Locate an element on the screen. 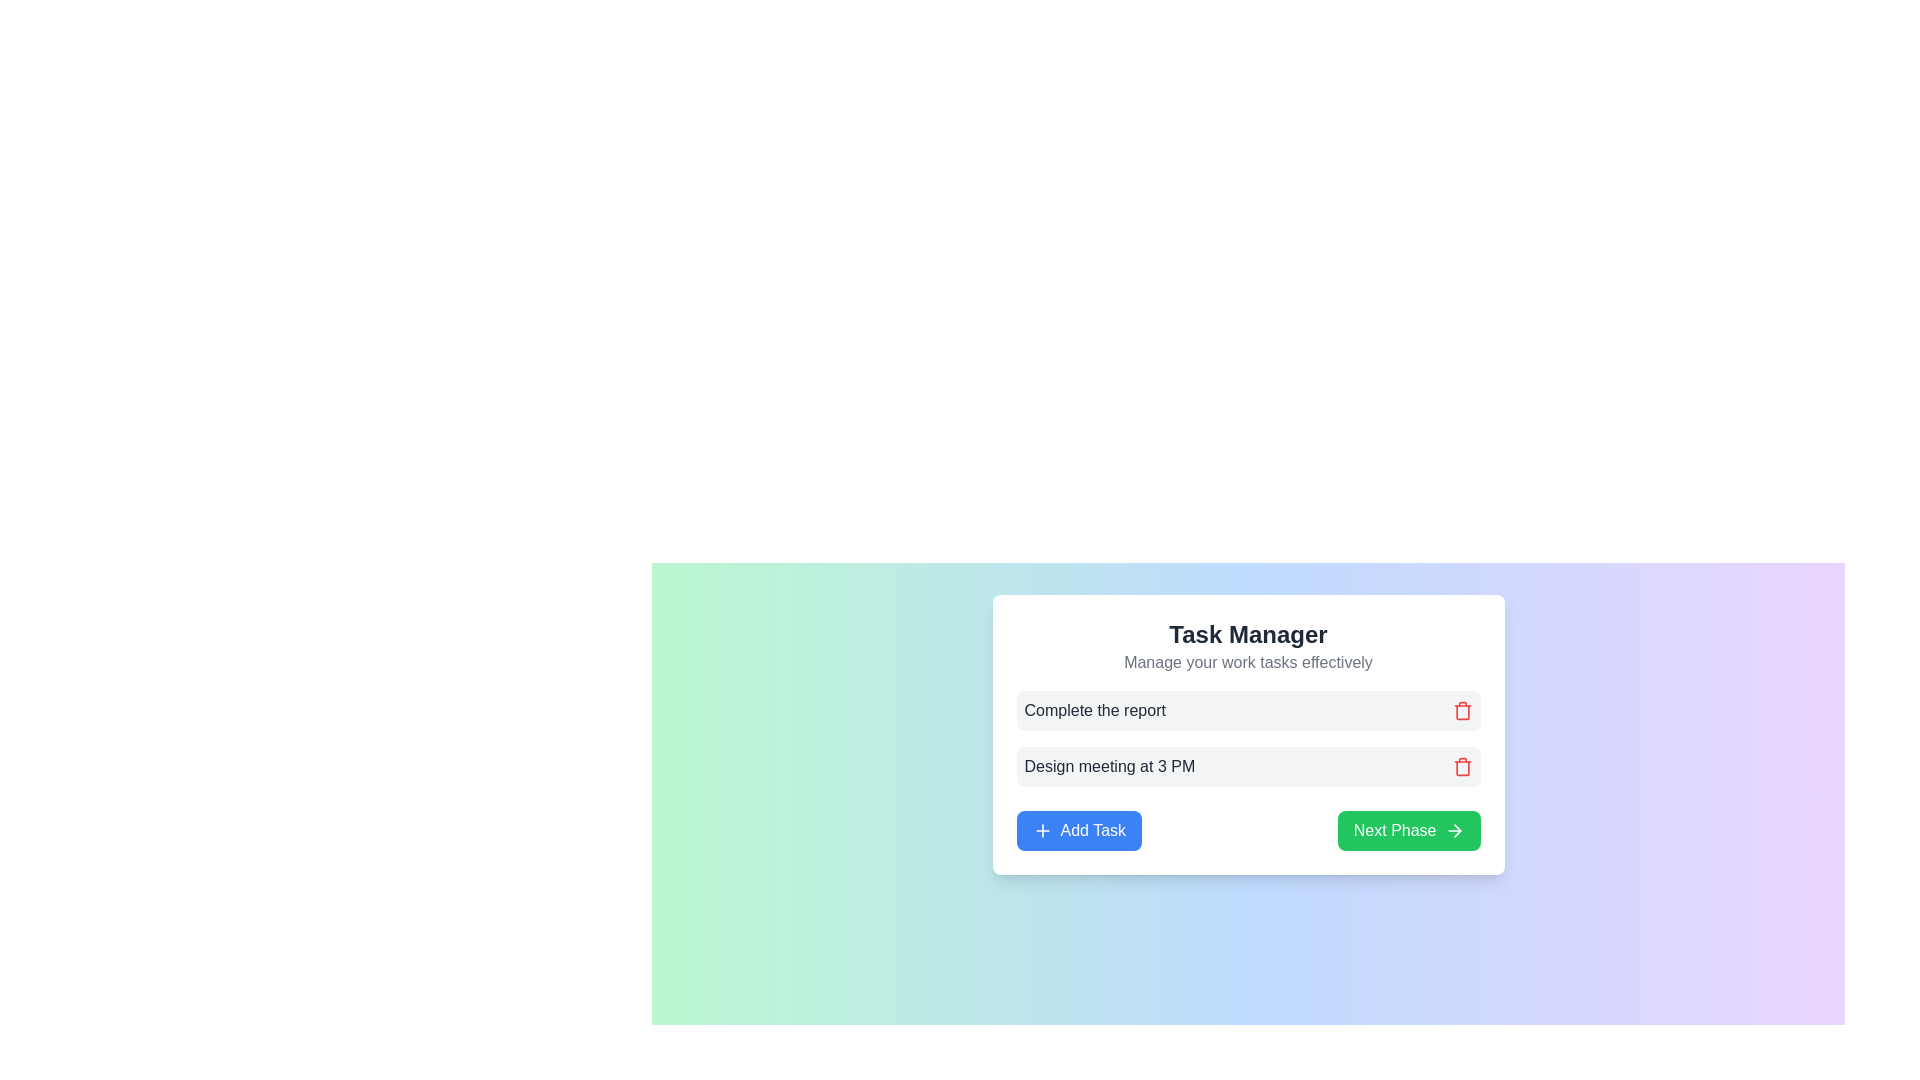  the text label of the blue button located in the bottom-left section of the visible card interface, which adds a new task to the task list is located at coordinates (1092, 830).